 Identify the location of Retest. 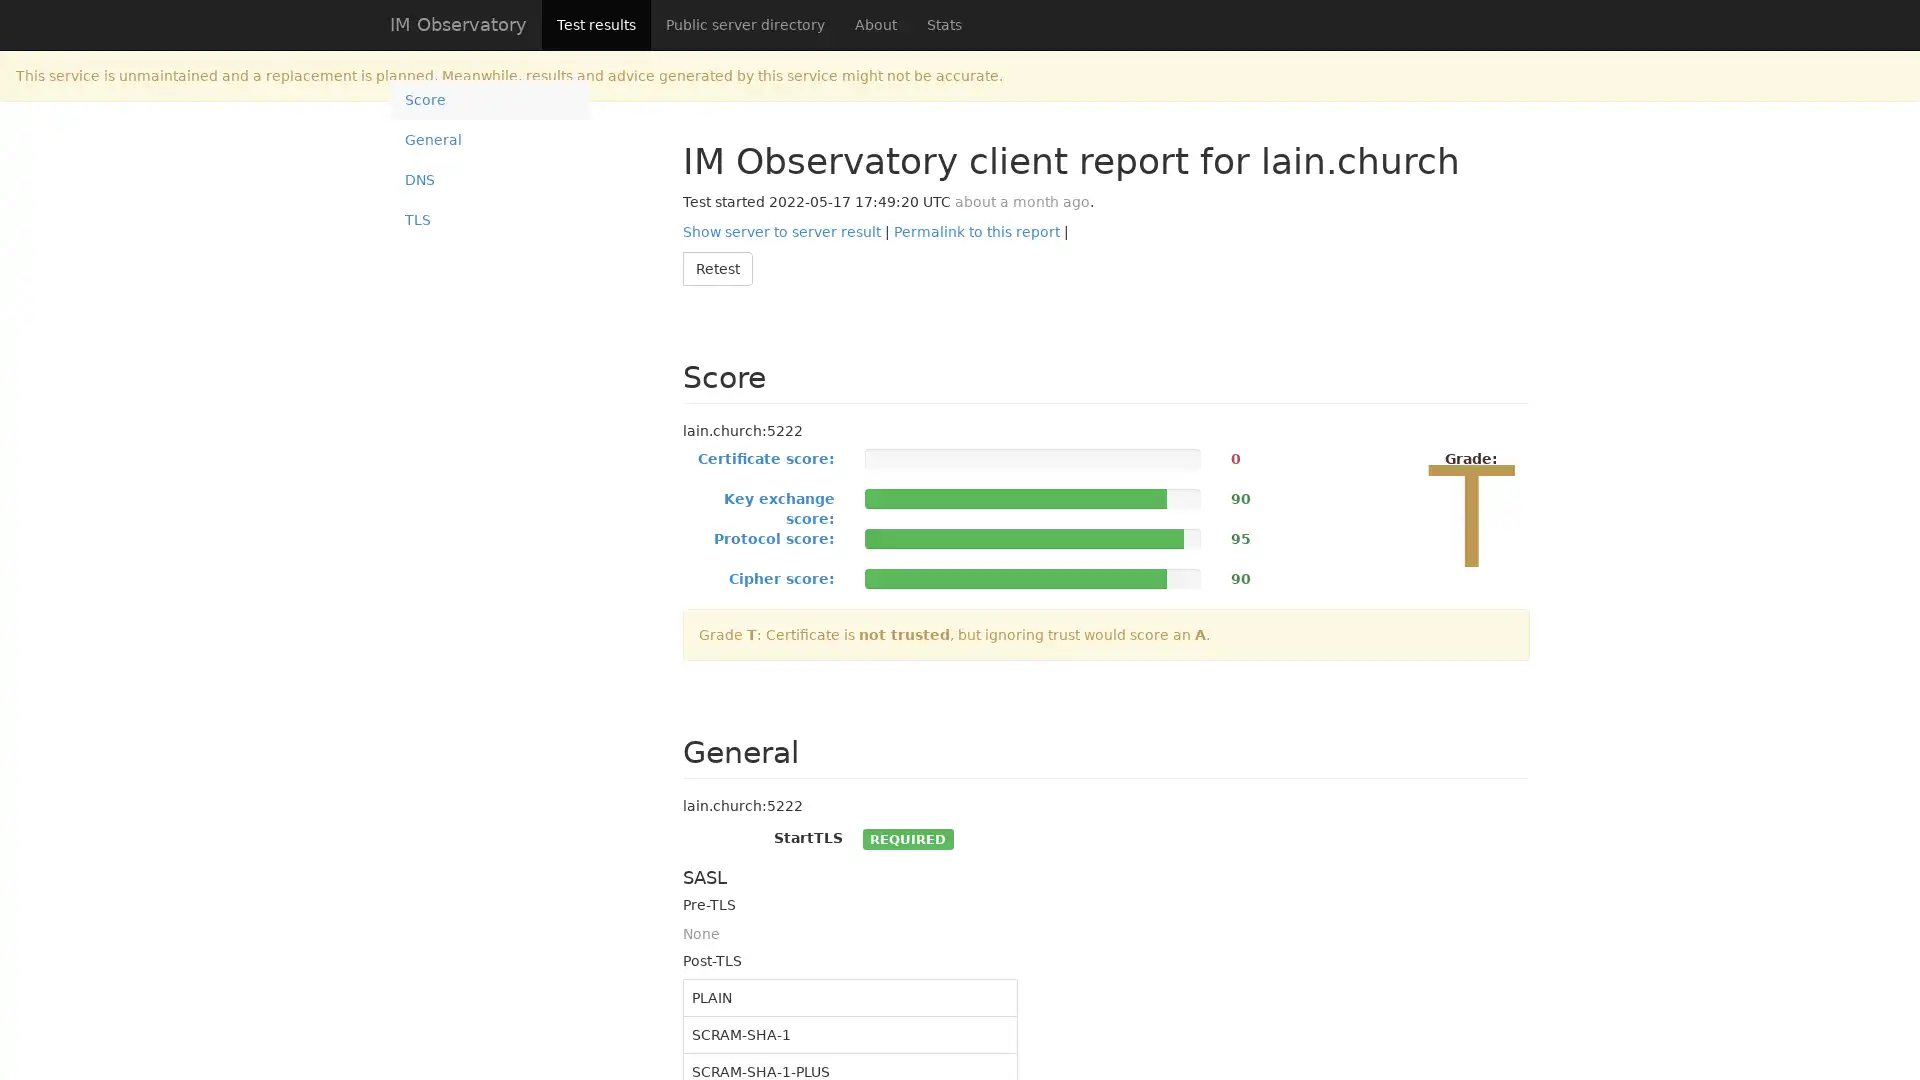
(716, 266).